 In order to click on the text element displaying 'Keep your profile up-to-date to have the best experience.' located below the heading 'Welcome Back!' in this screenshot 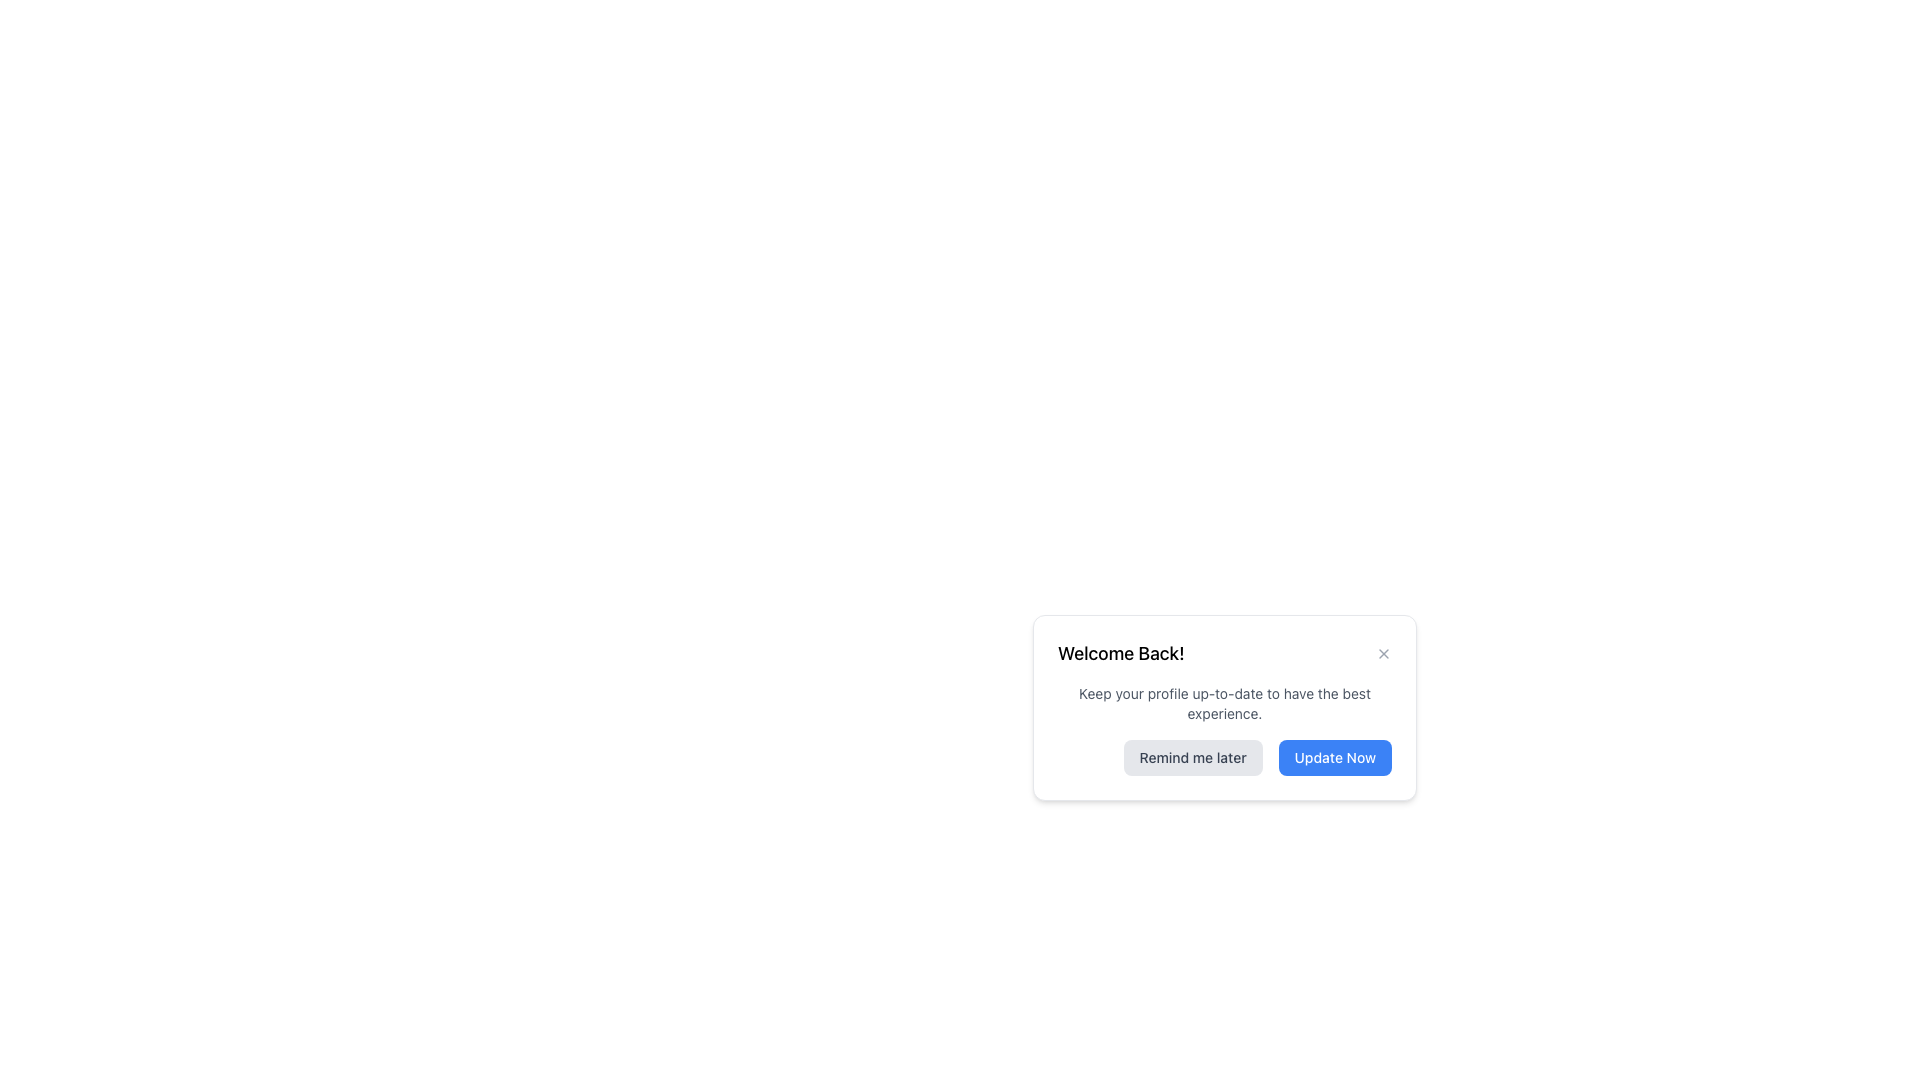, I will do `click(1223, 703)`.